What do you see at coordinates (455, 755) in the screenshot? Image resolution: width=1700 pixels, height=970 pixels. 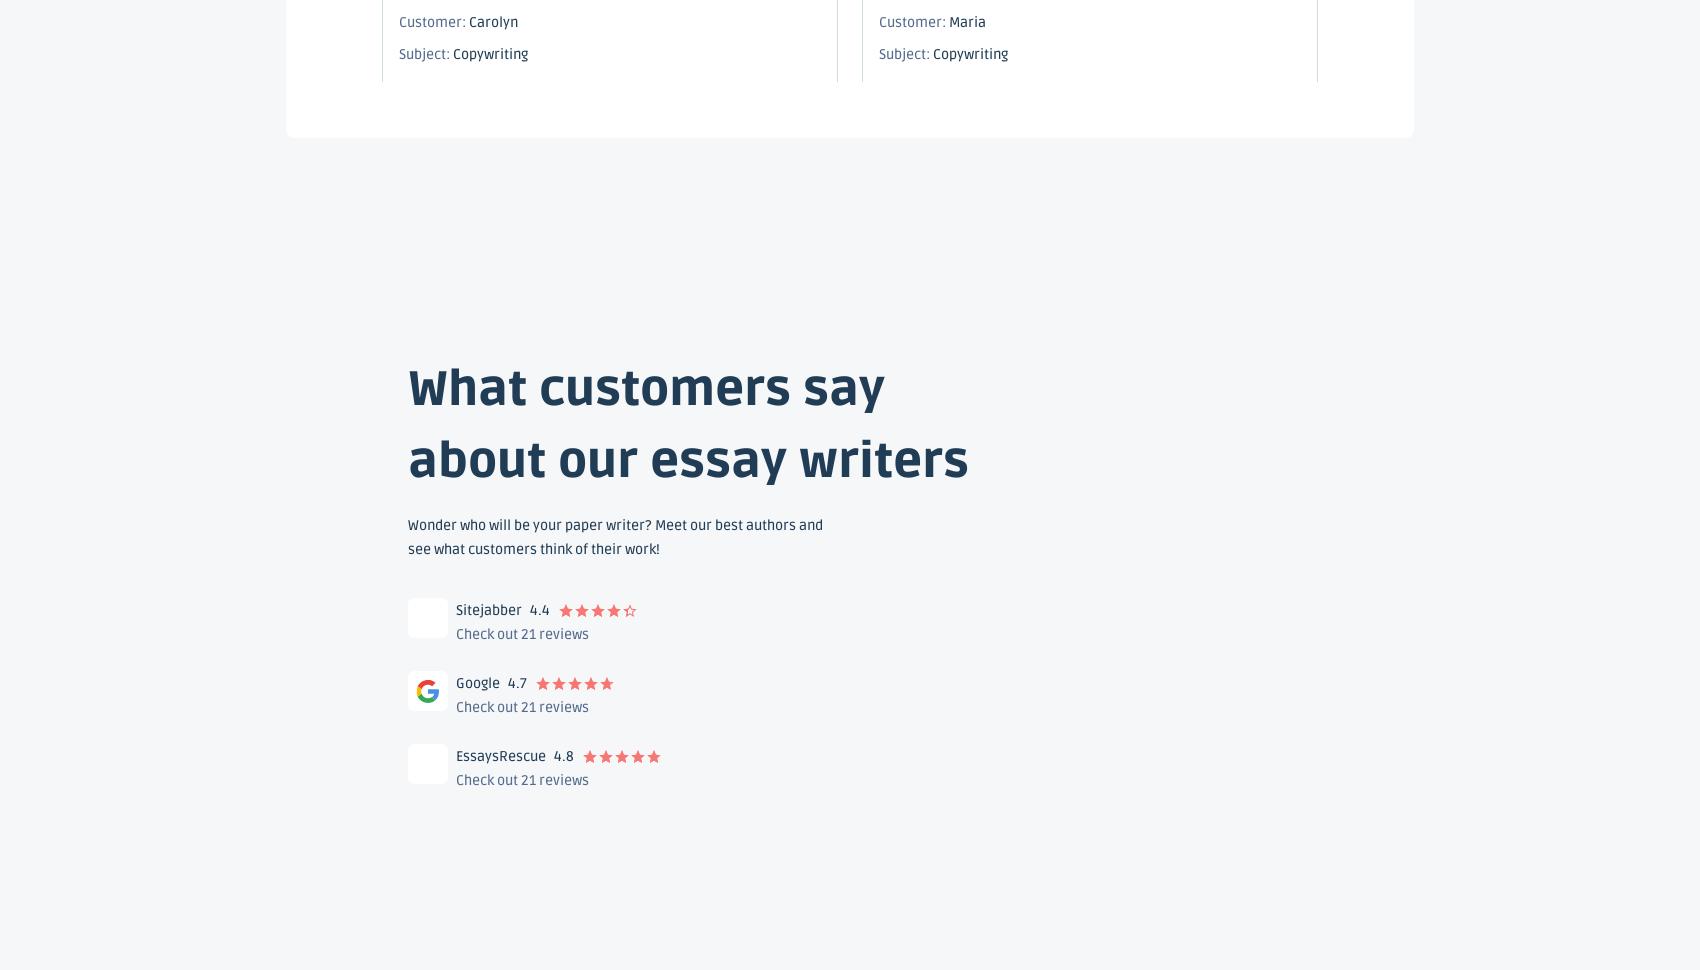 I see `'EssaysRescue'` at bounding box center [455, 755].